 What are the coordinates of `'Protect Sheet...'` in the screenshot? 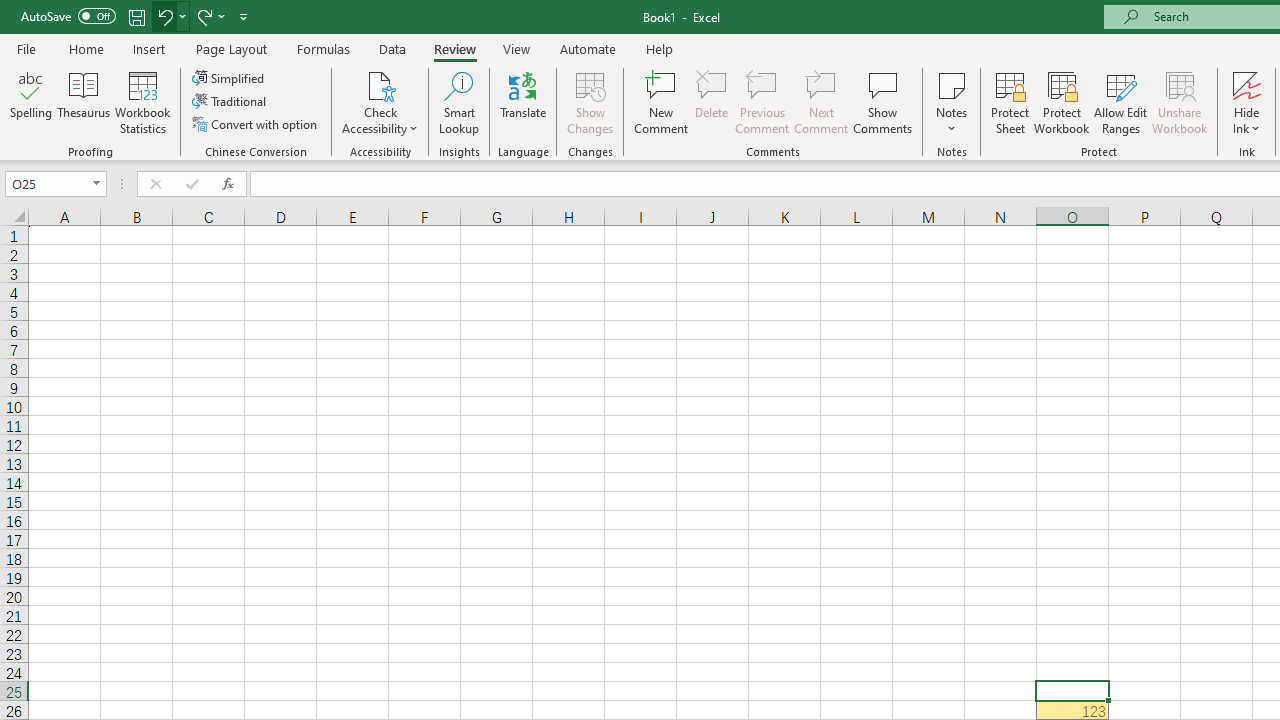 It's located at (1010, 103).